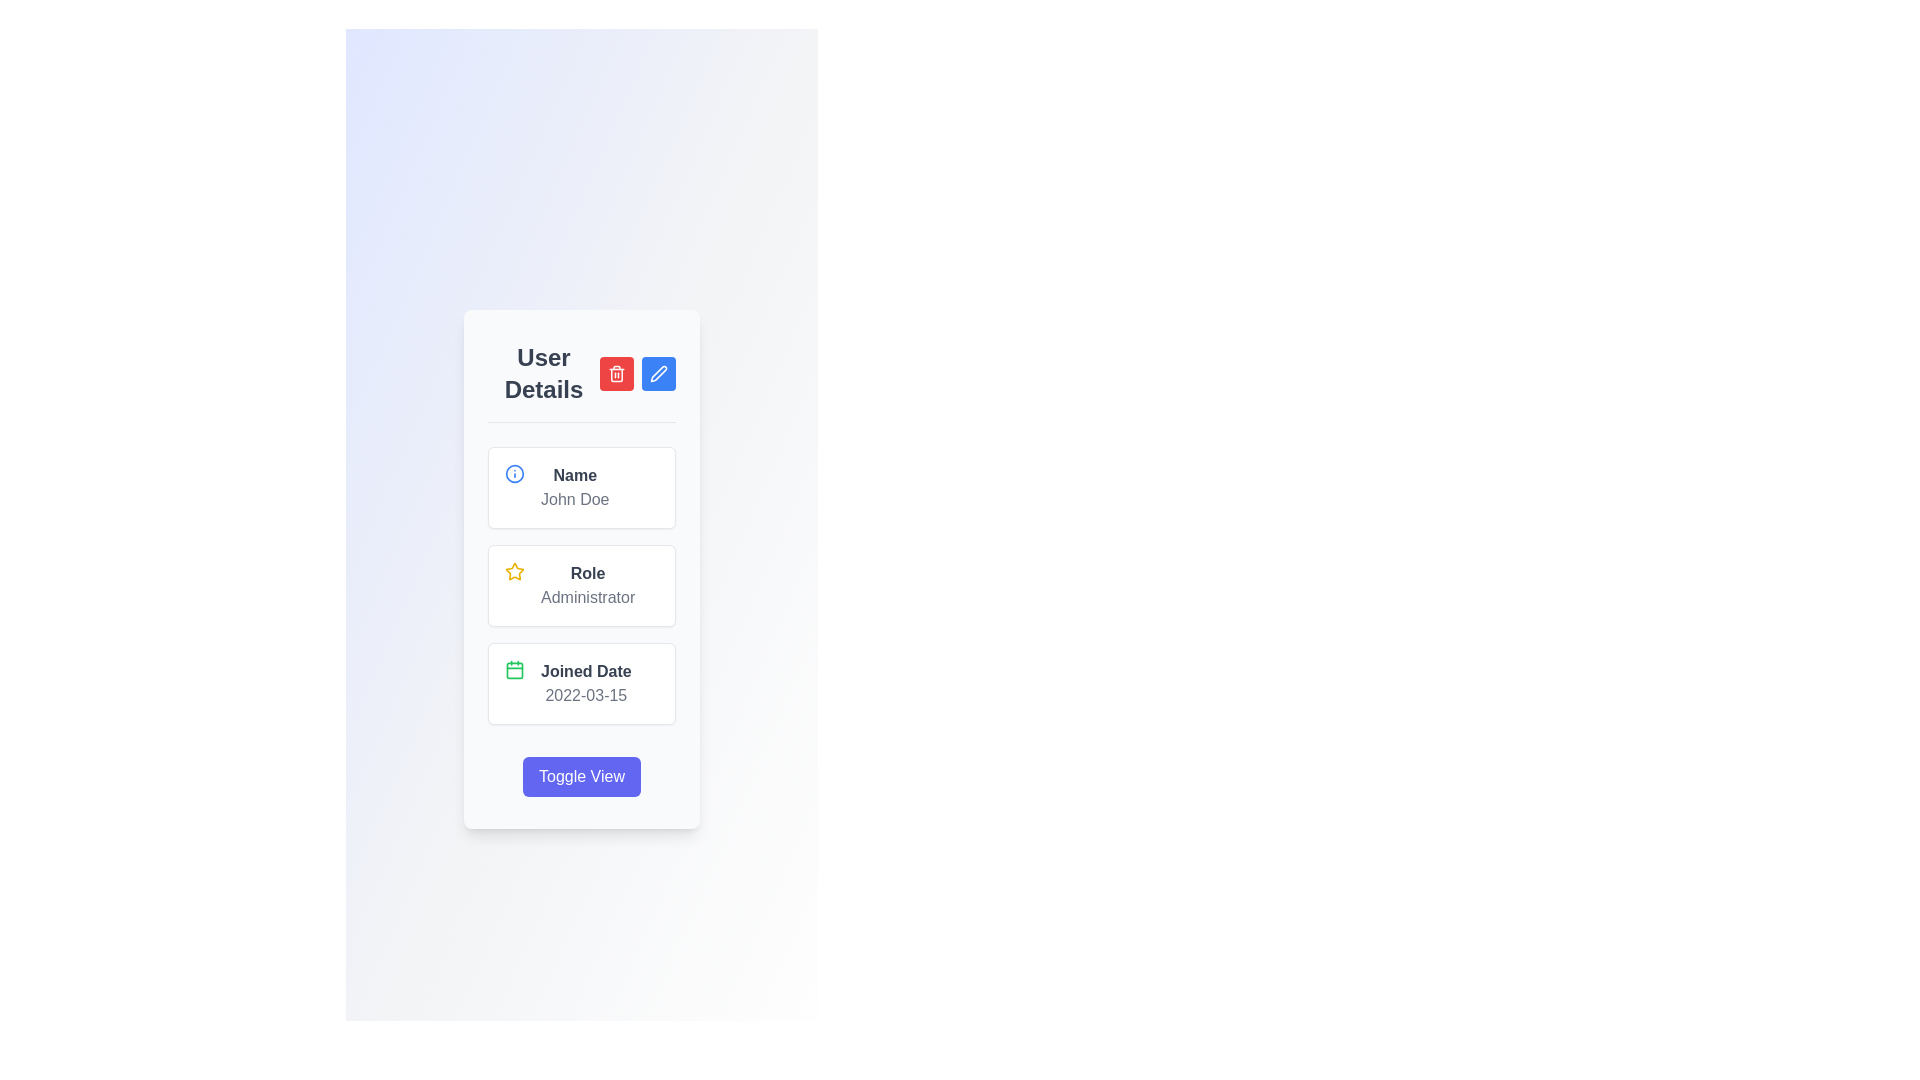  What do you see at coordinates (616, 373) in the screenshot?
I see `the square-shaped button with a red background and white border, featuring a trash bin icon, located in the 'User Details' card` at bounding box center [616, 373].